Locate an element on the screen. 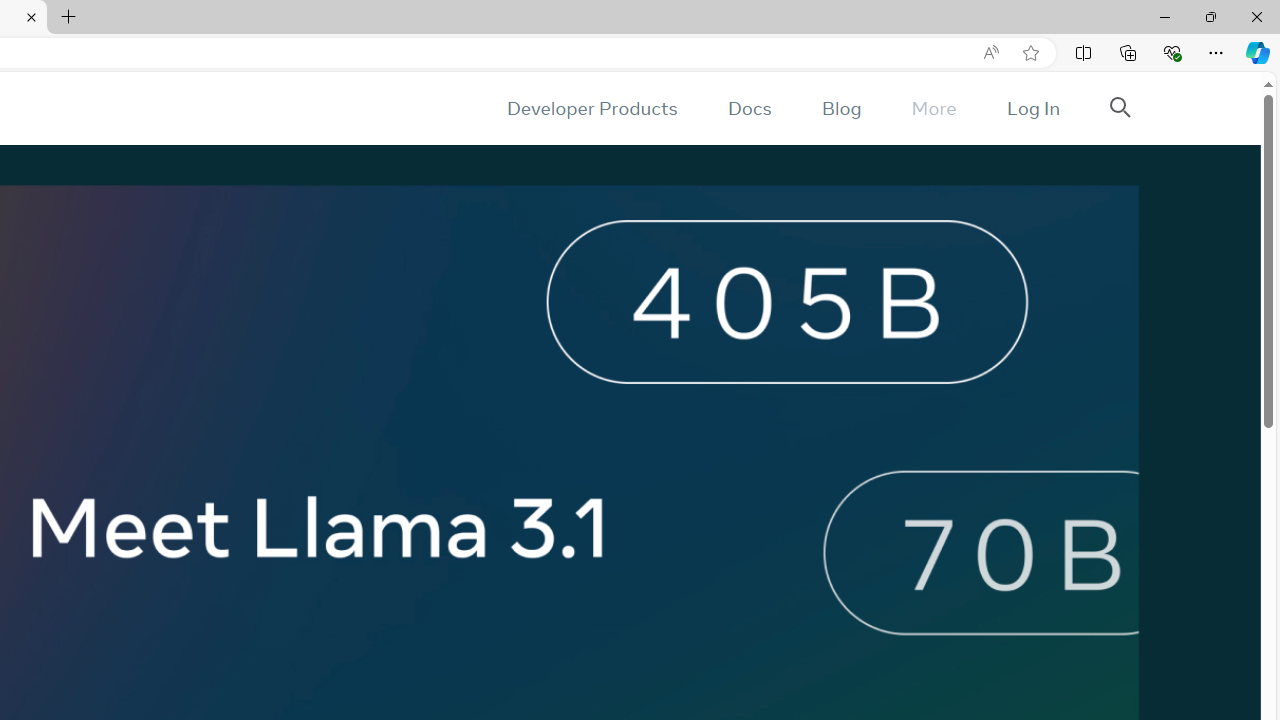  'Log In' is located at coordinates (1032, 108).